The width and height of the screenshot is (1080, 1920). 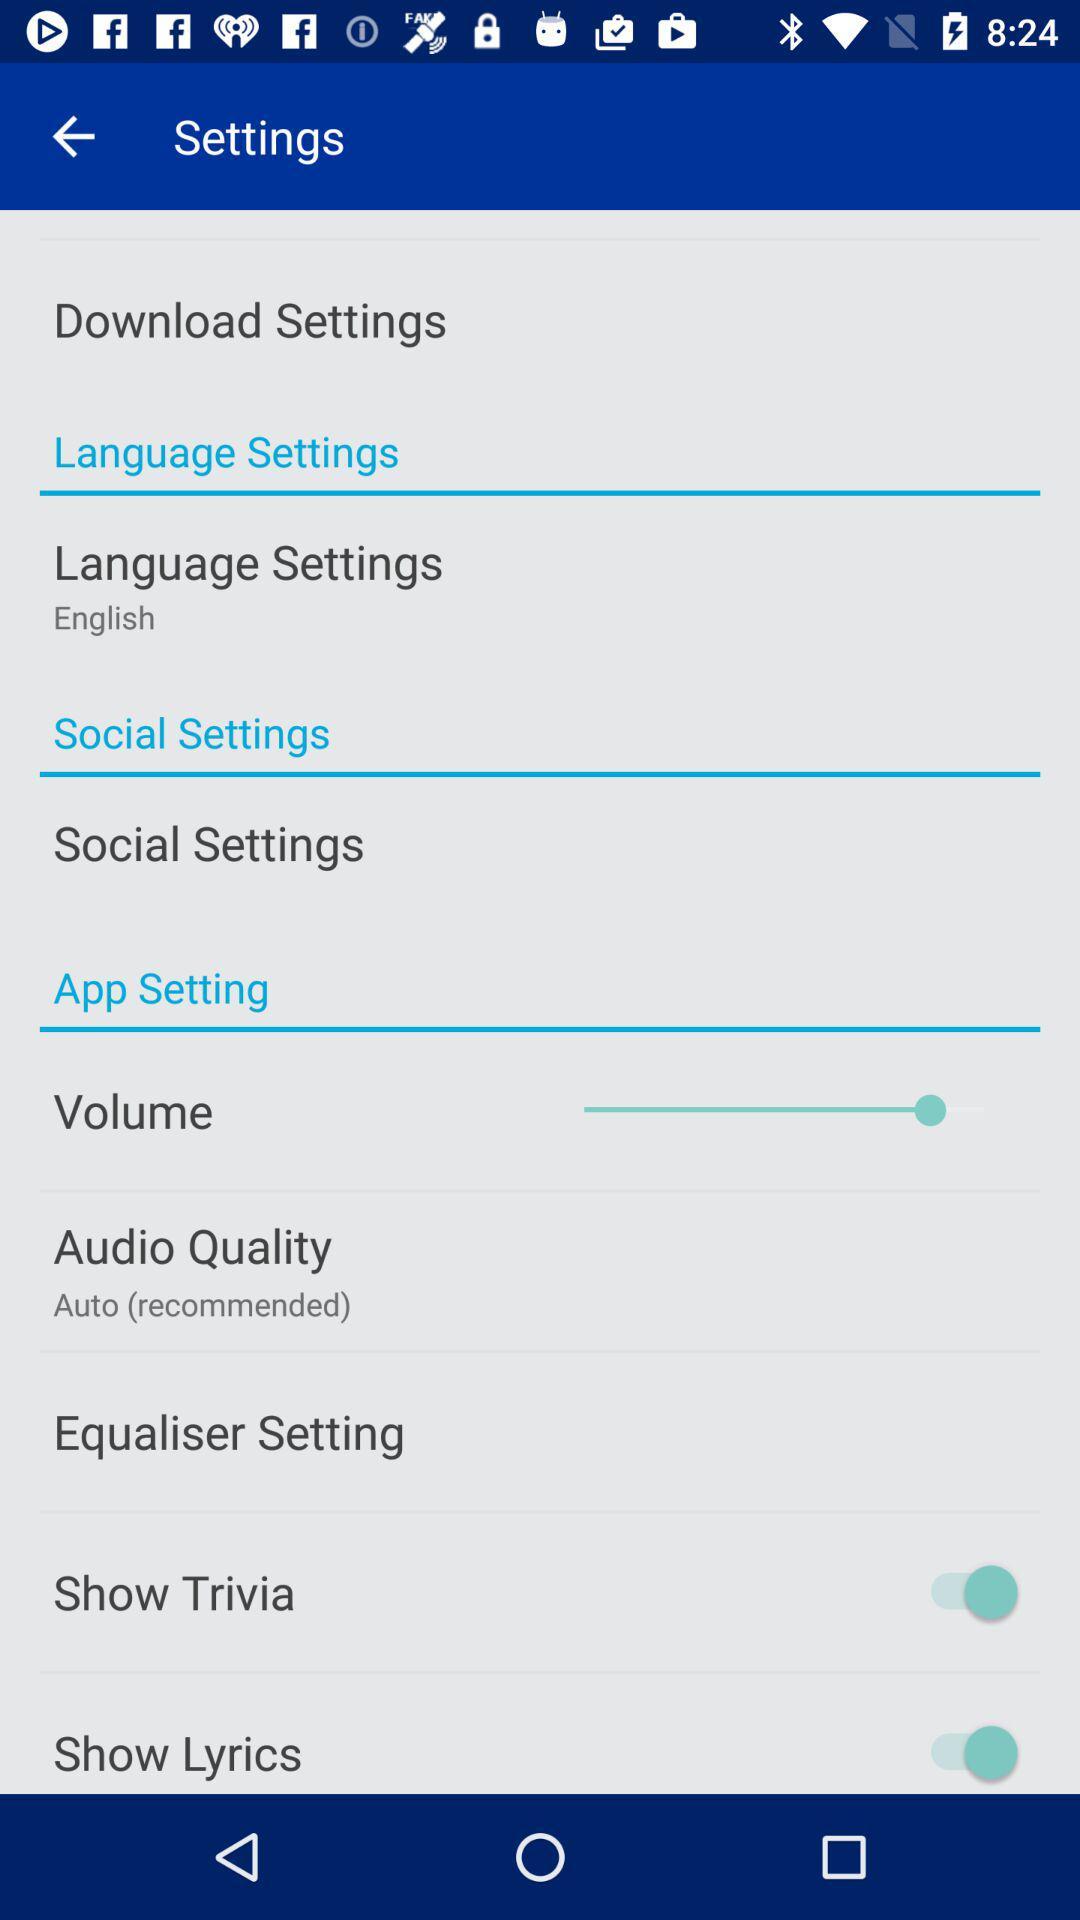 I want to click on button to show and unshow lyrics, so click(x=888, y=1751).